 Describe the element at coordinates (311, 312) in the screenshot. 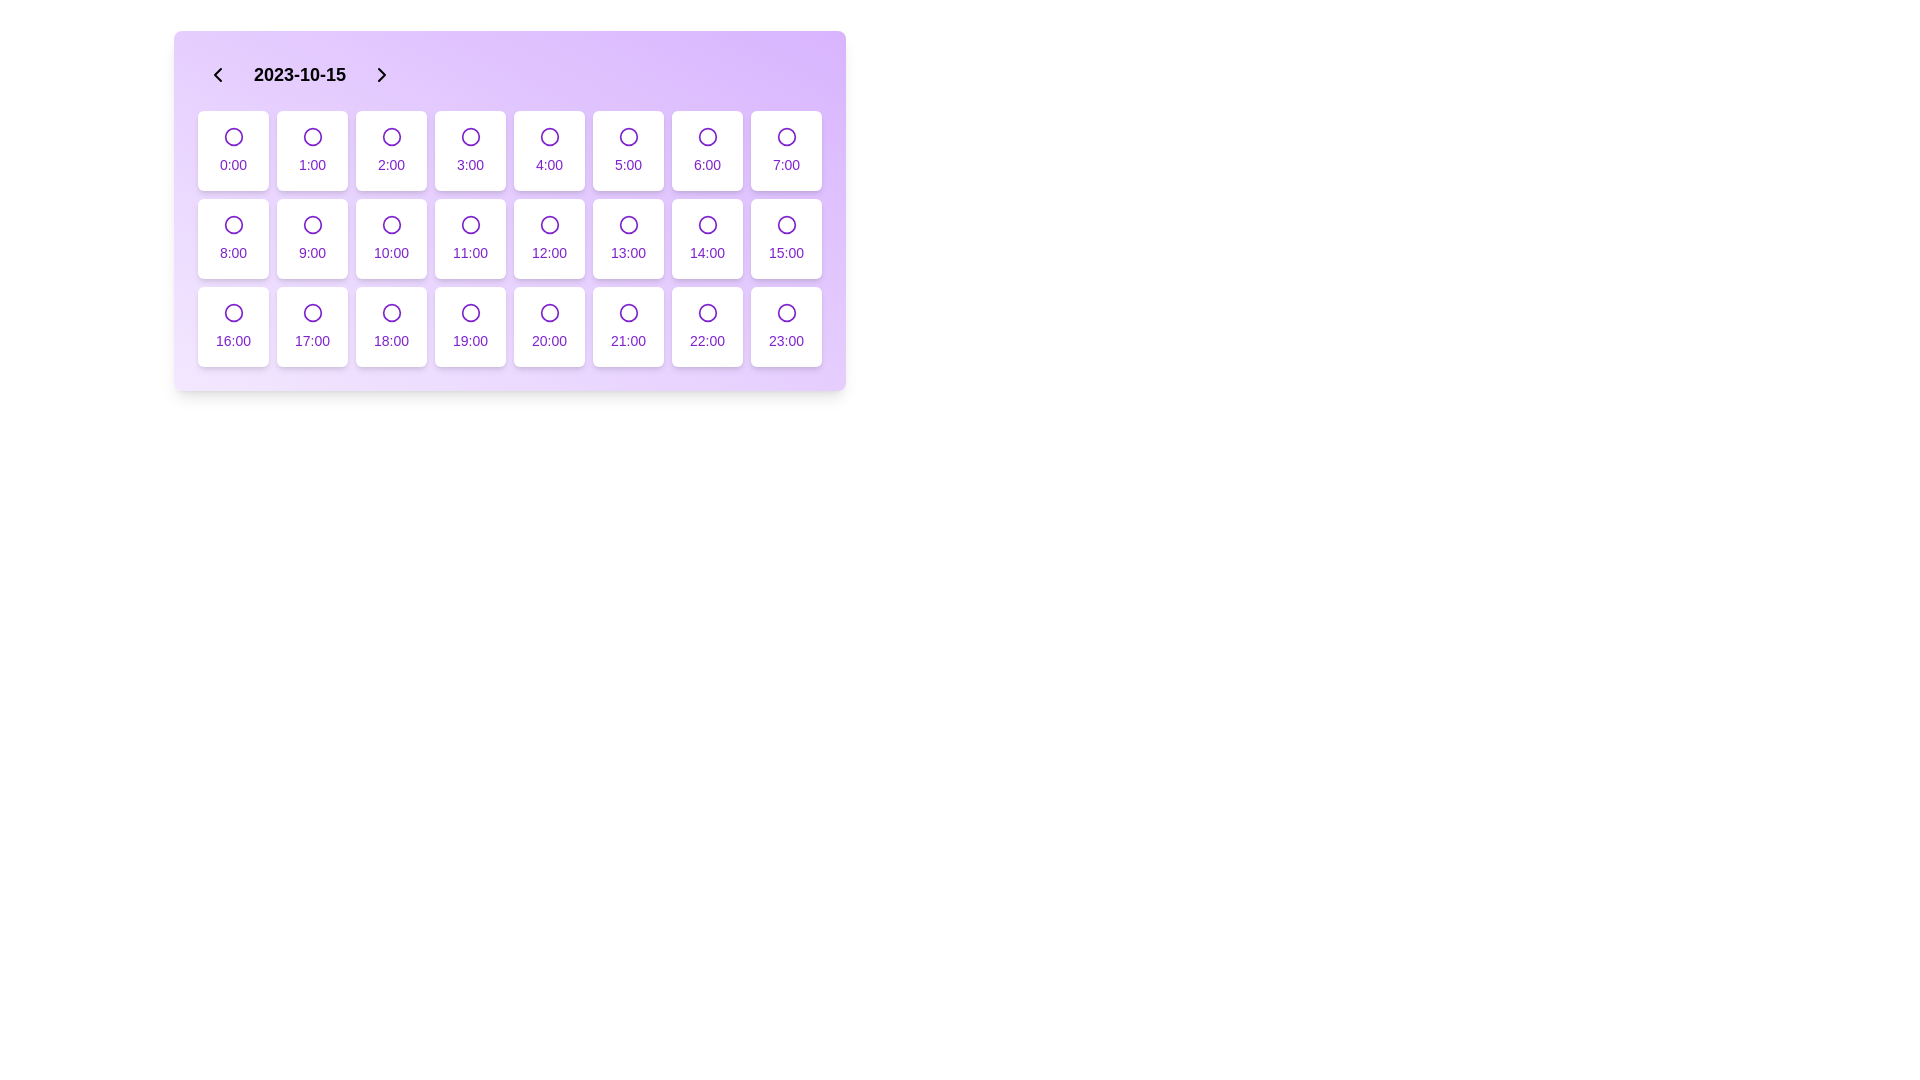

I see `the purple hollow circle located within the time slot labeled '17:00' in the calendar interface for the date 2023-10-15` at that location.